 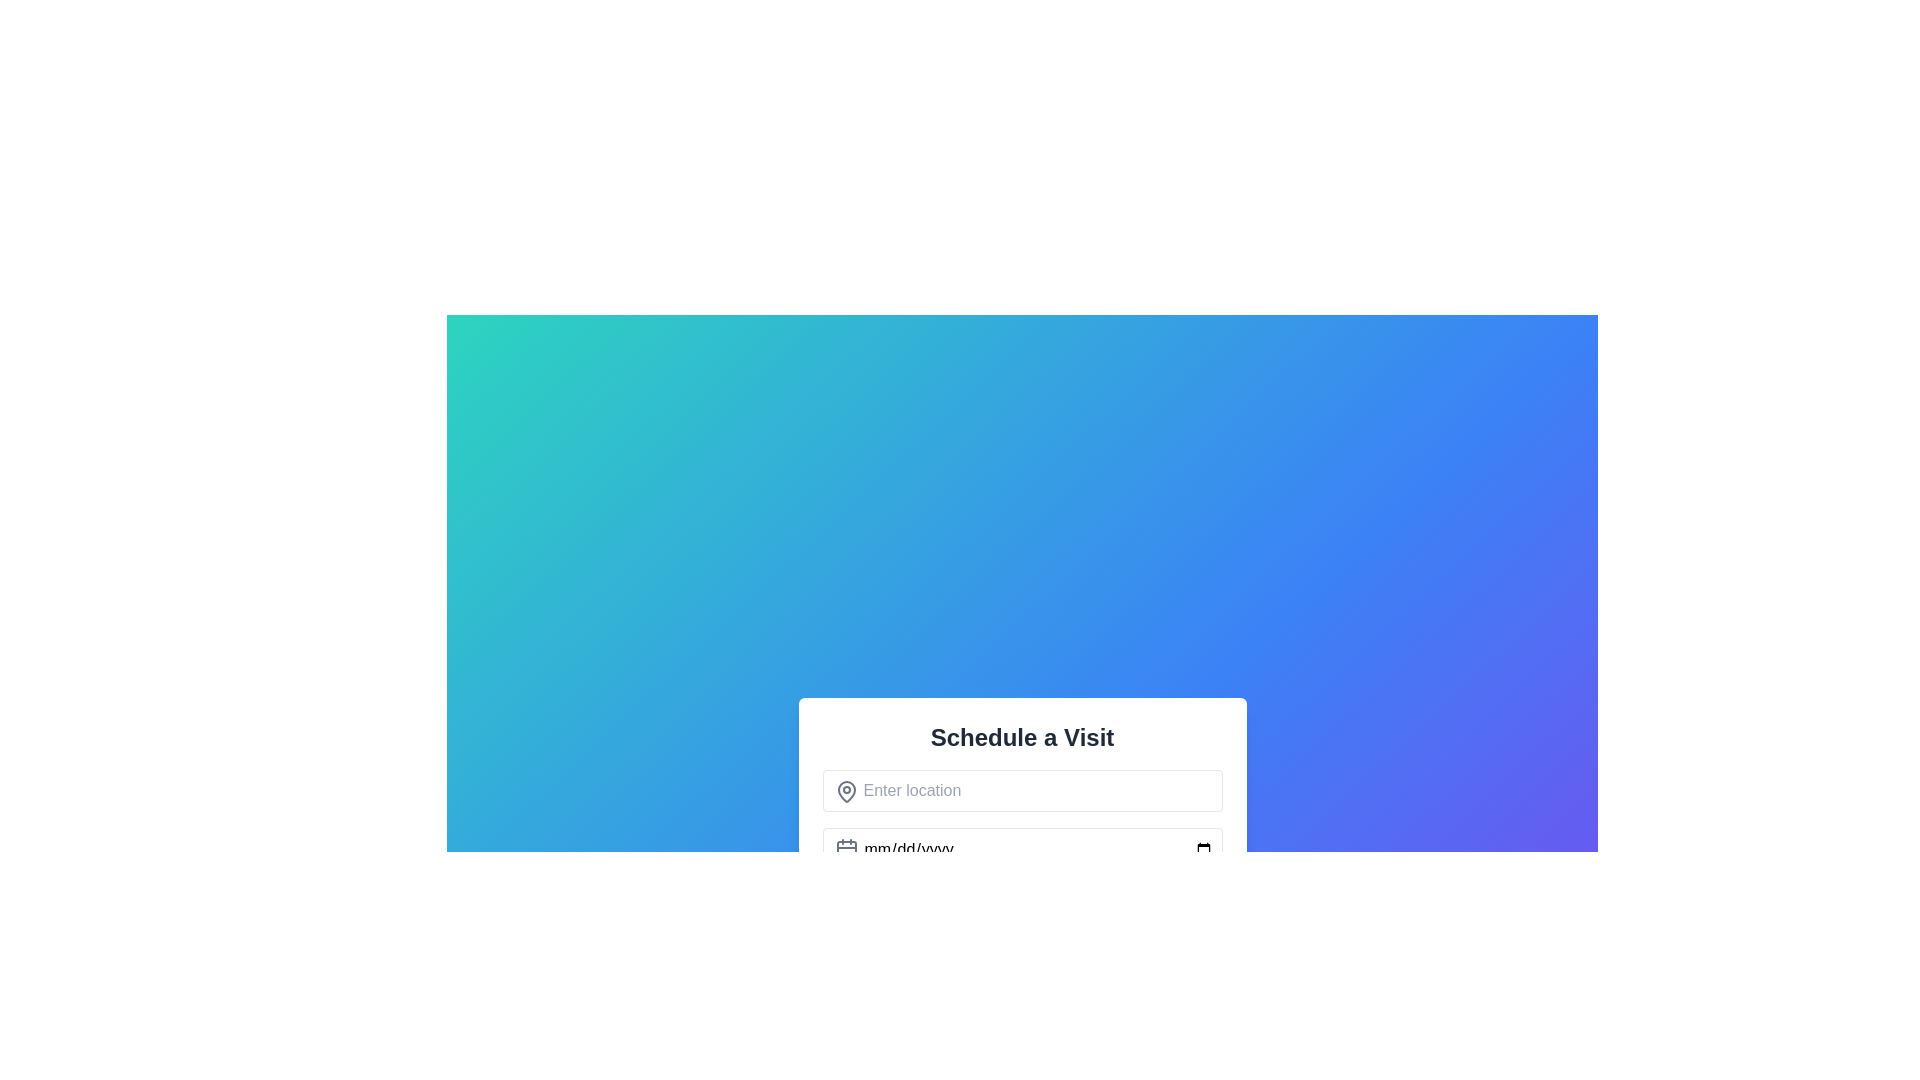 What do you see at coordinates (1022, 737) in the screenshot?
I see `heading text 'Schedule a Visit' located at the top of the form to understand the form's purpose` at bounding box center [1022, 737].